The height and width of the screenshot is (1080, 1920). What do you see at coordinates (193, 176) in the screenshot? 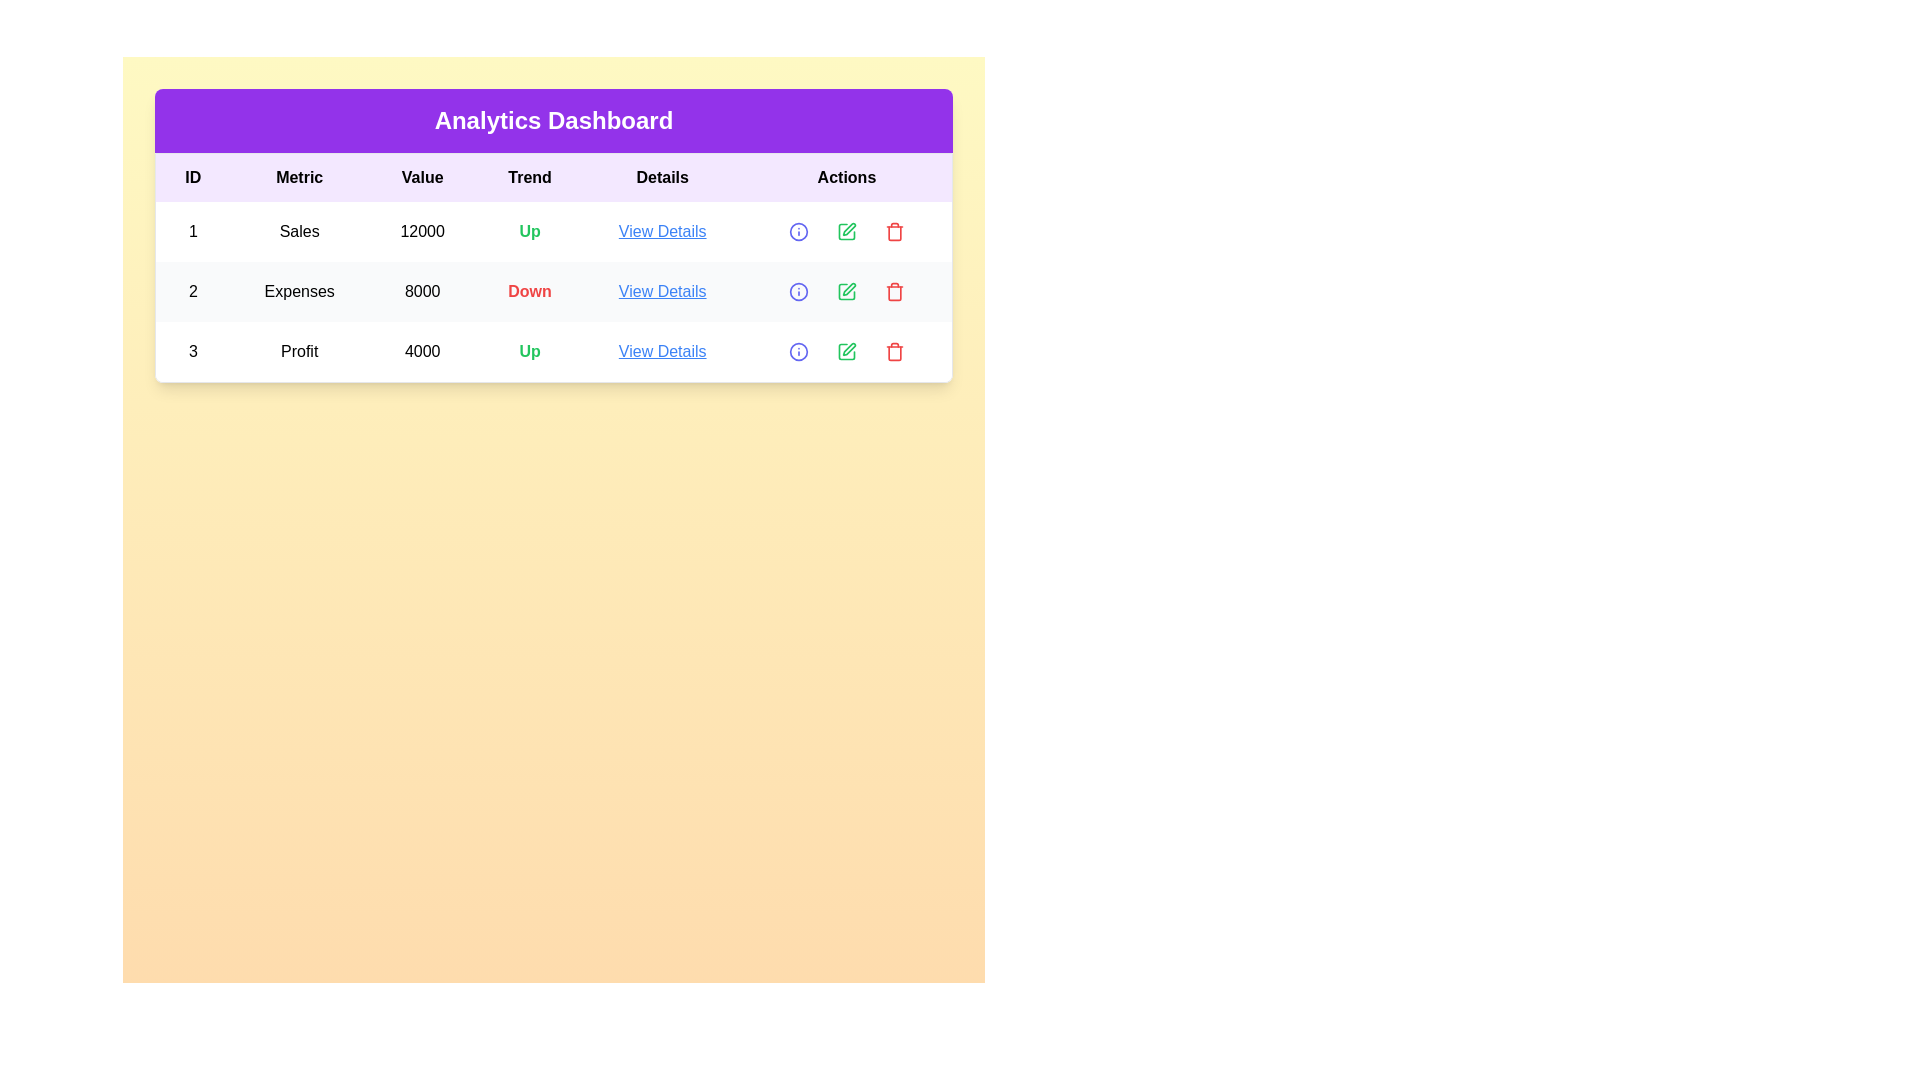
I see `'ID' column header label in the table under the 'Analytics Dashboard' section to understand its purpose` at bounding box center [193, 176].